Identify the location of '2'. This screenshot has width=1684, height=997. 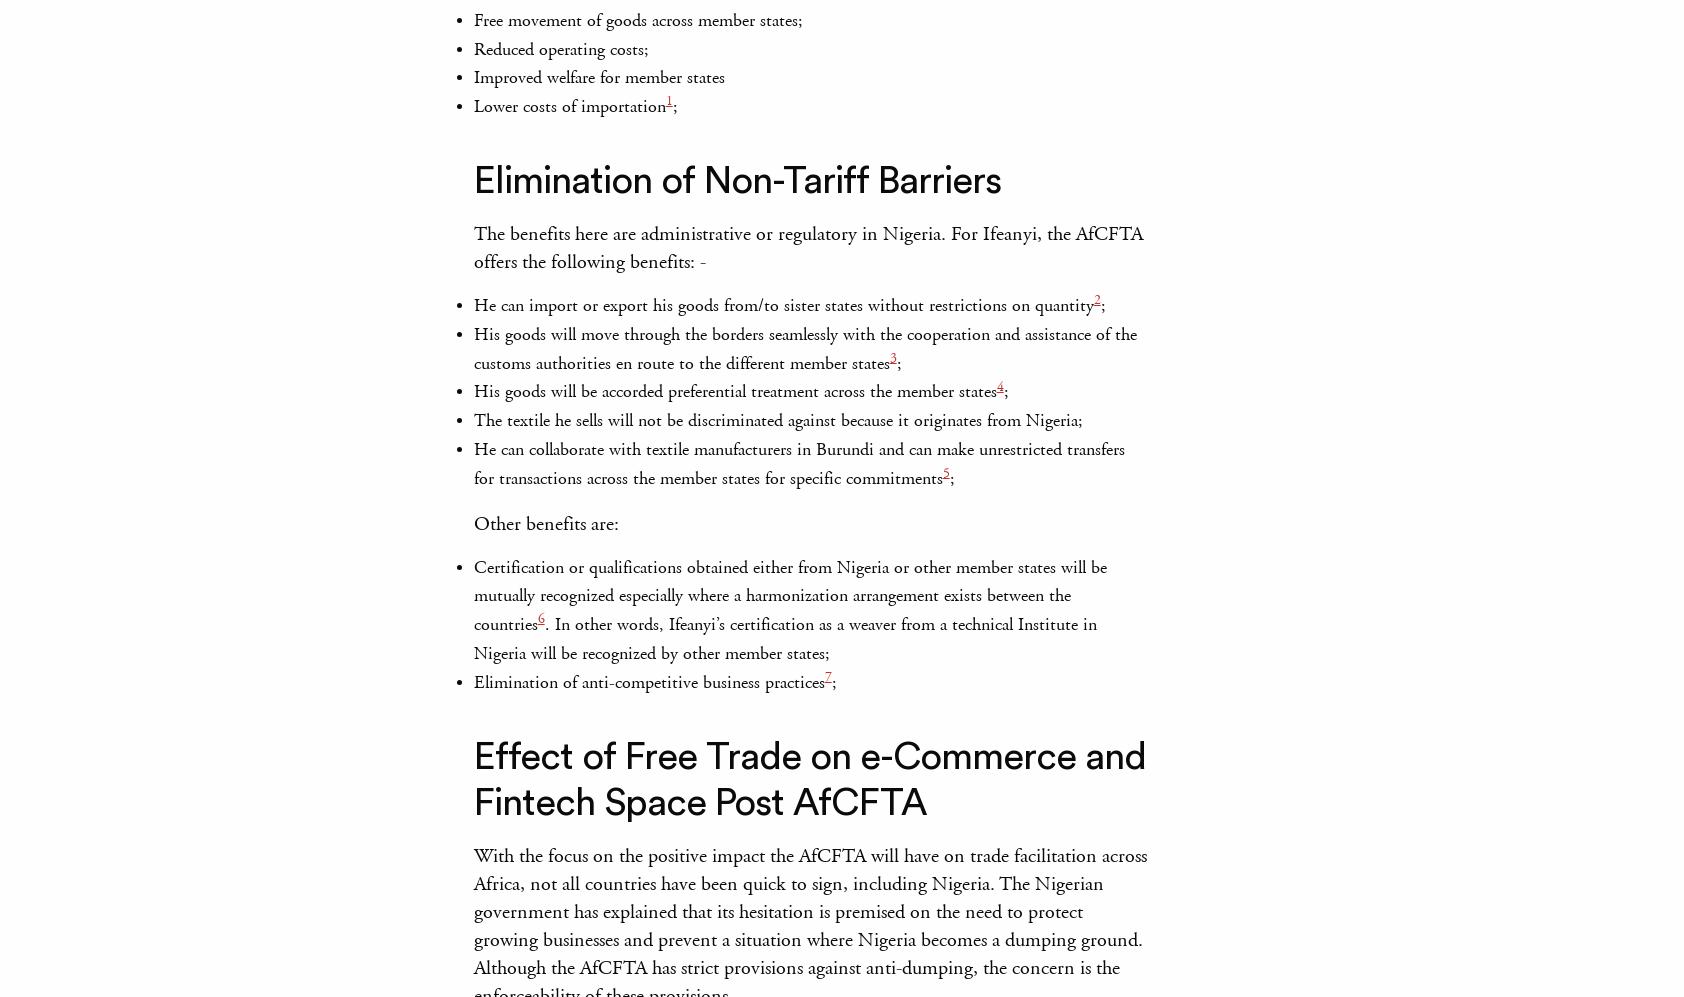
(1096, 300).